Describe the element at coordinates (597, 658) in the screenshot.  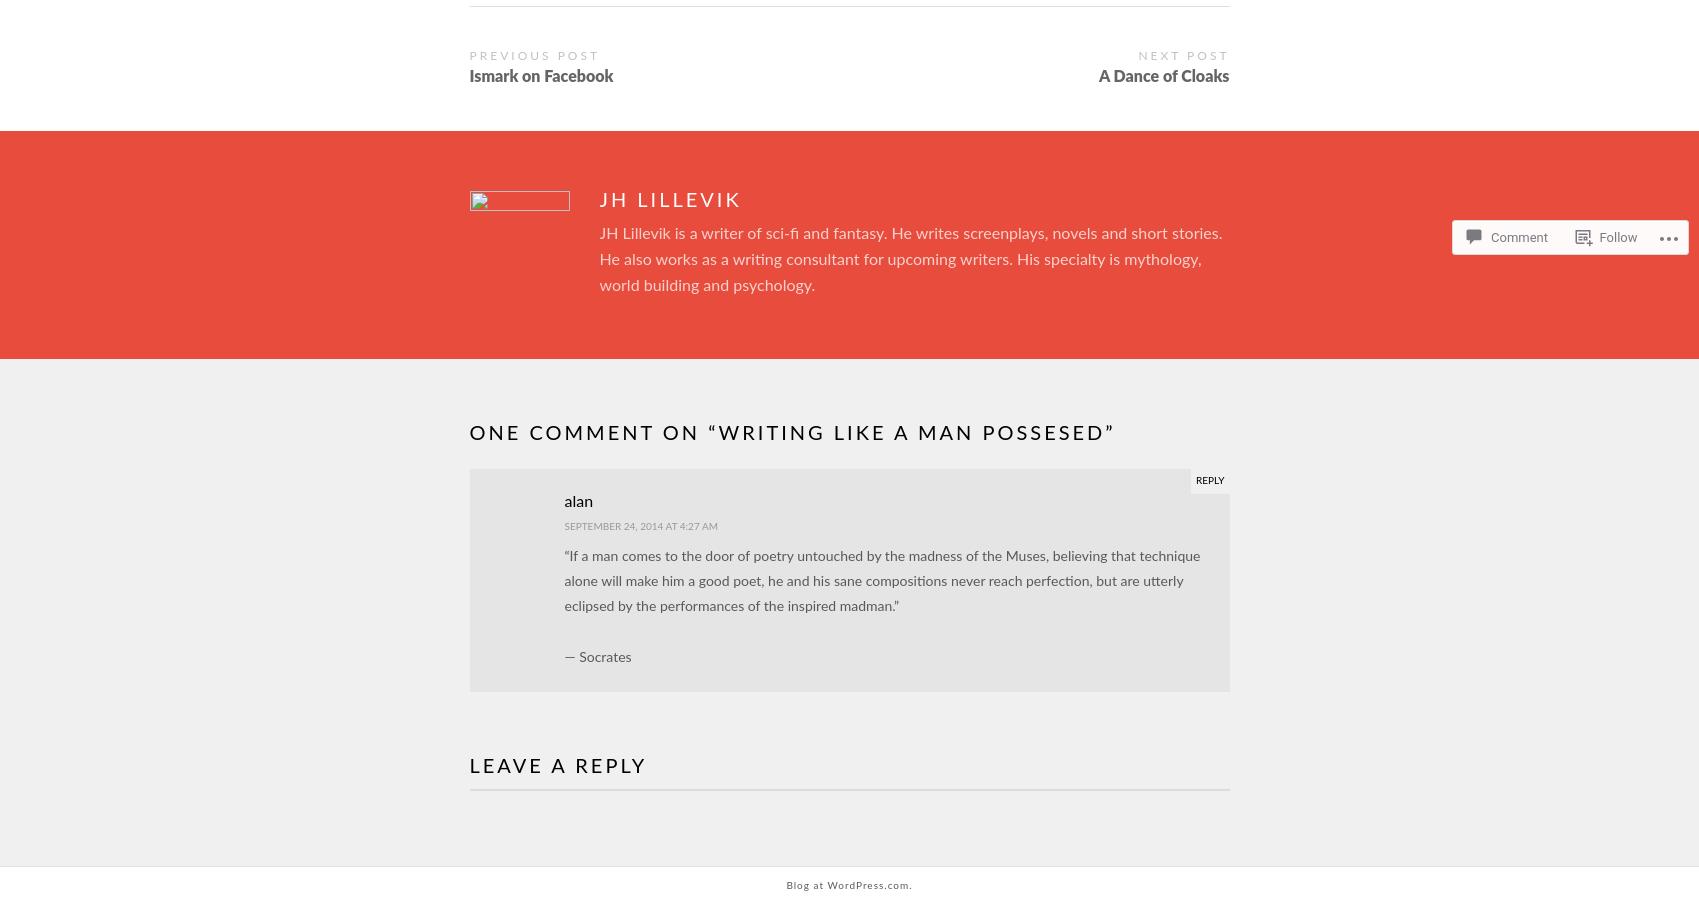
I see `'― Socrates'` at that location.